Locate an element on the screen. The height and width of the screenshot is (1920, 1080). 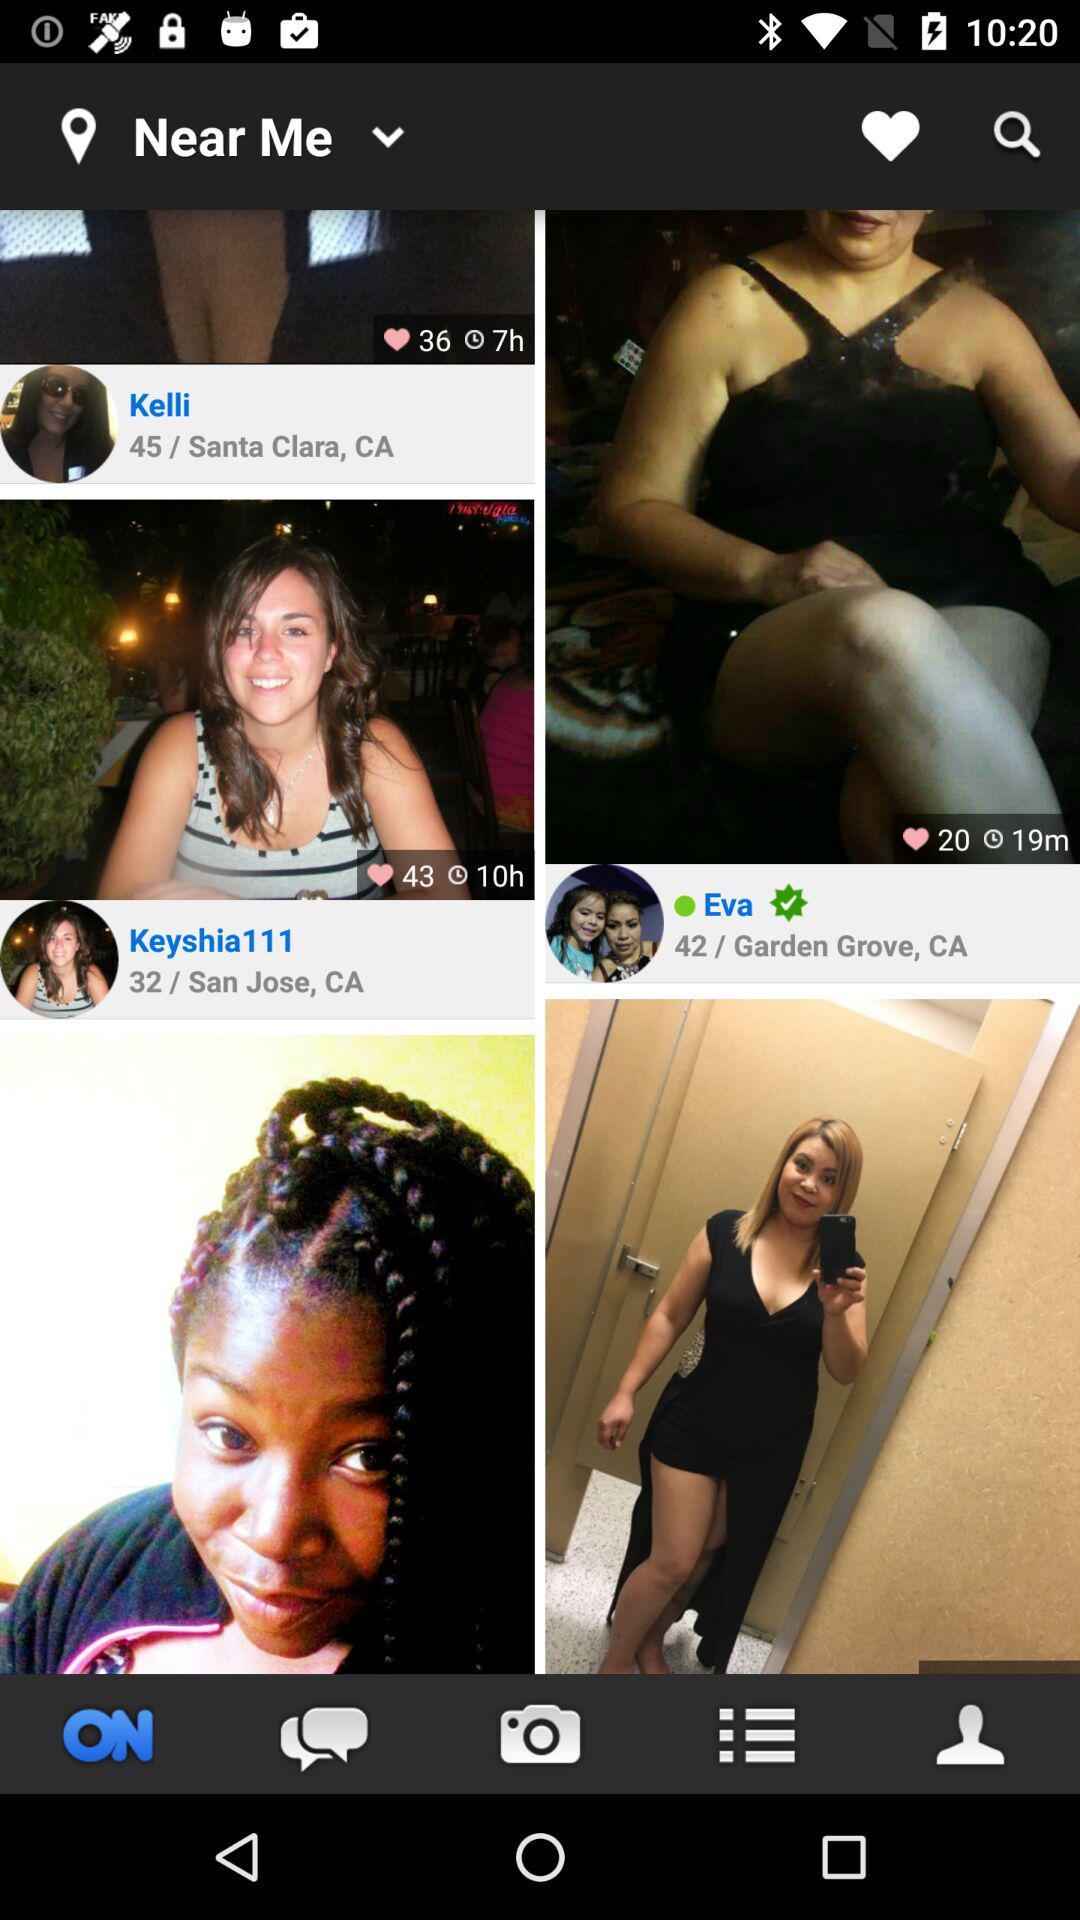
profile picture is located at coordinates (58, 958).